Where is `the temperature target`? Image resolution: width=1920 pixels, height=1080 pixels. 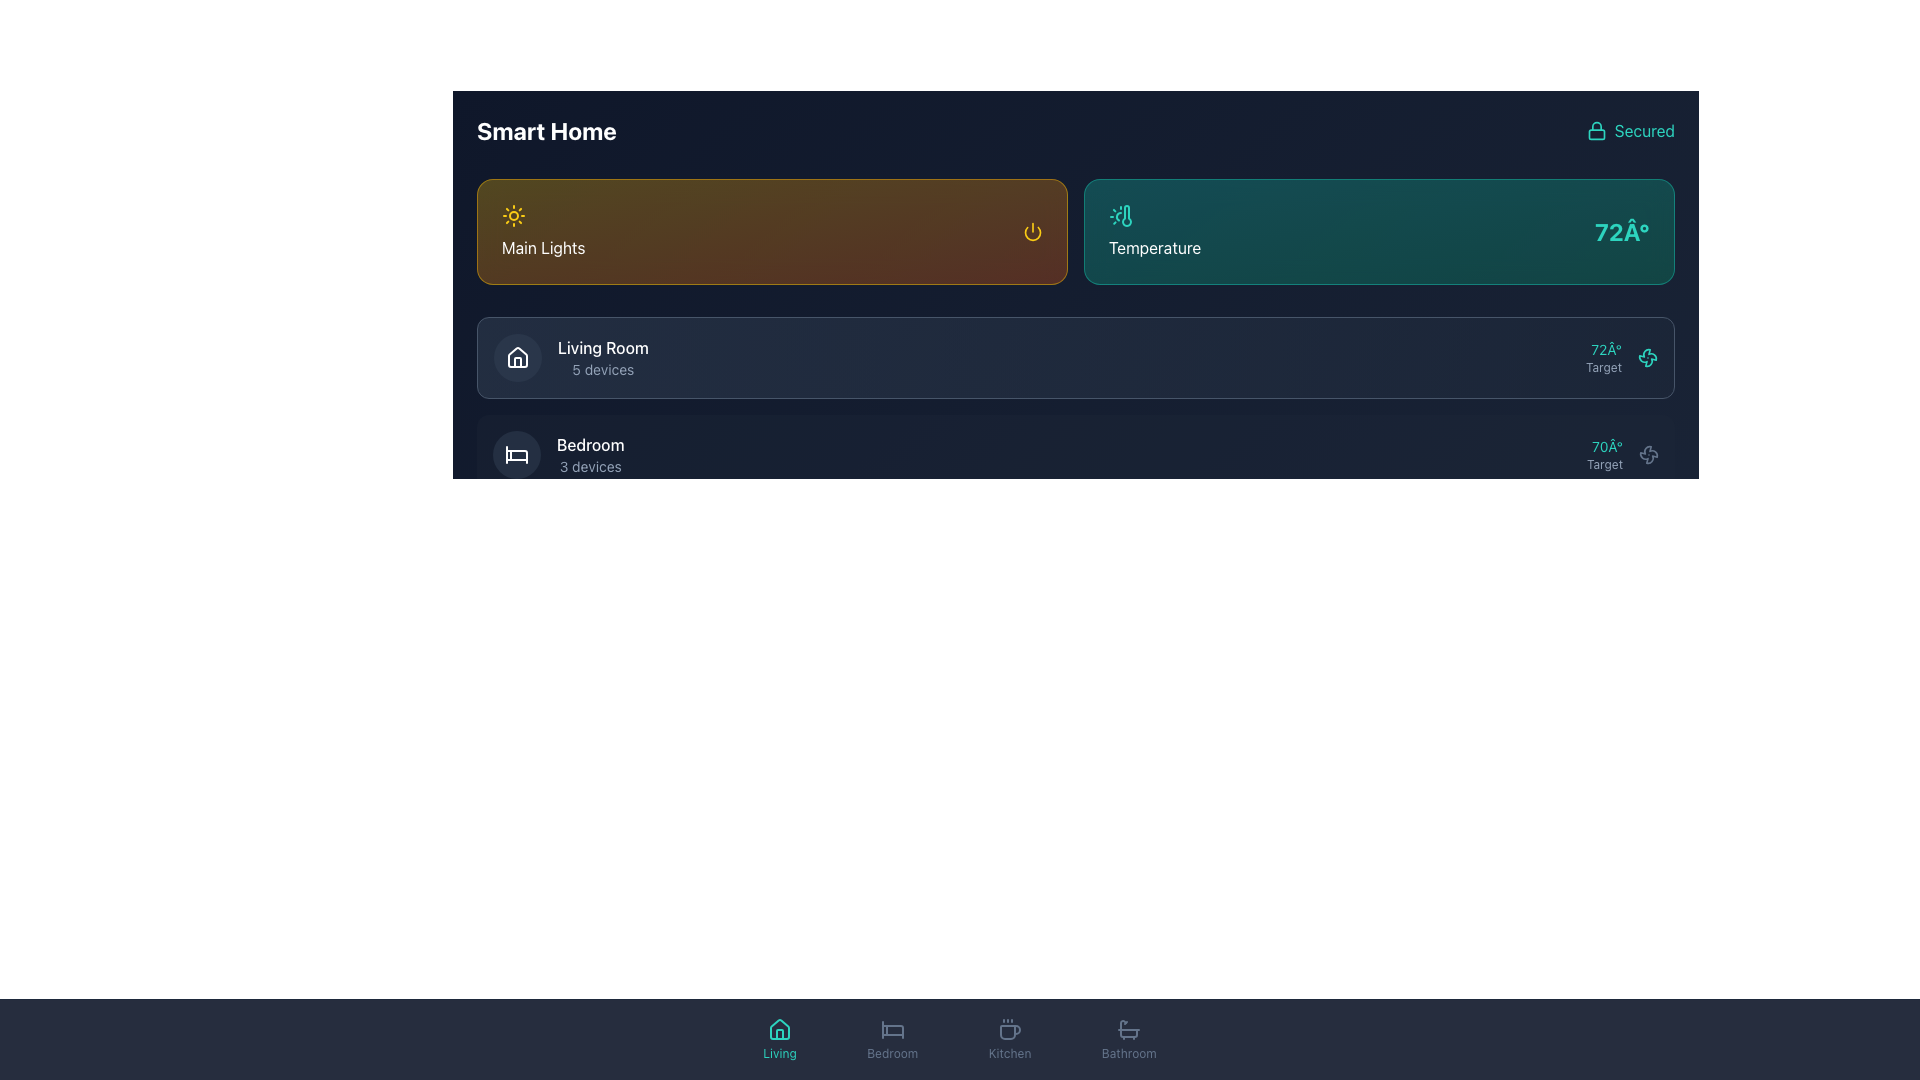 the temperature target is located at coordinates (1300, 455).